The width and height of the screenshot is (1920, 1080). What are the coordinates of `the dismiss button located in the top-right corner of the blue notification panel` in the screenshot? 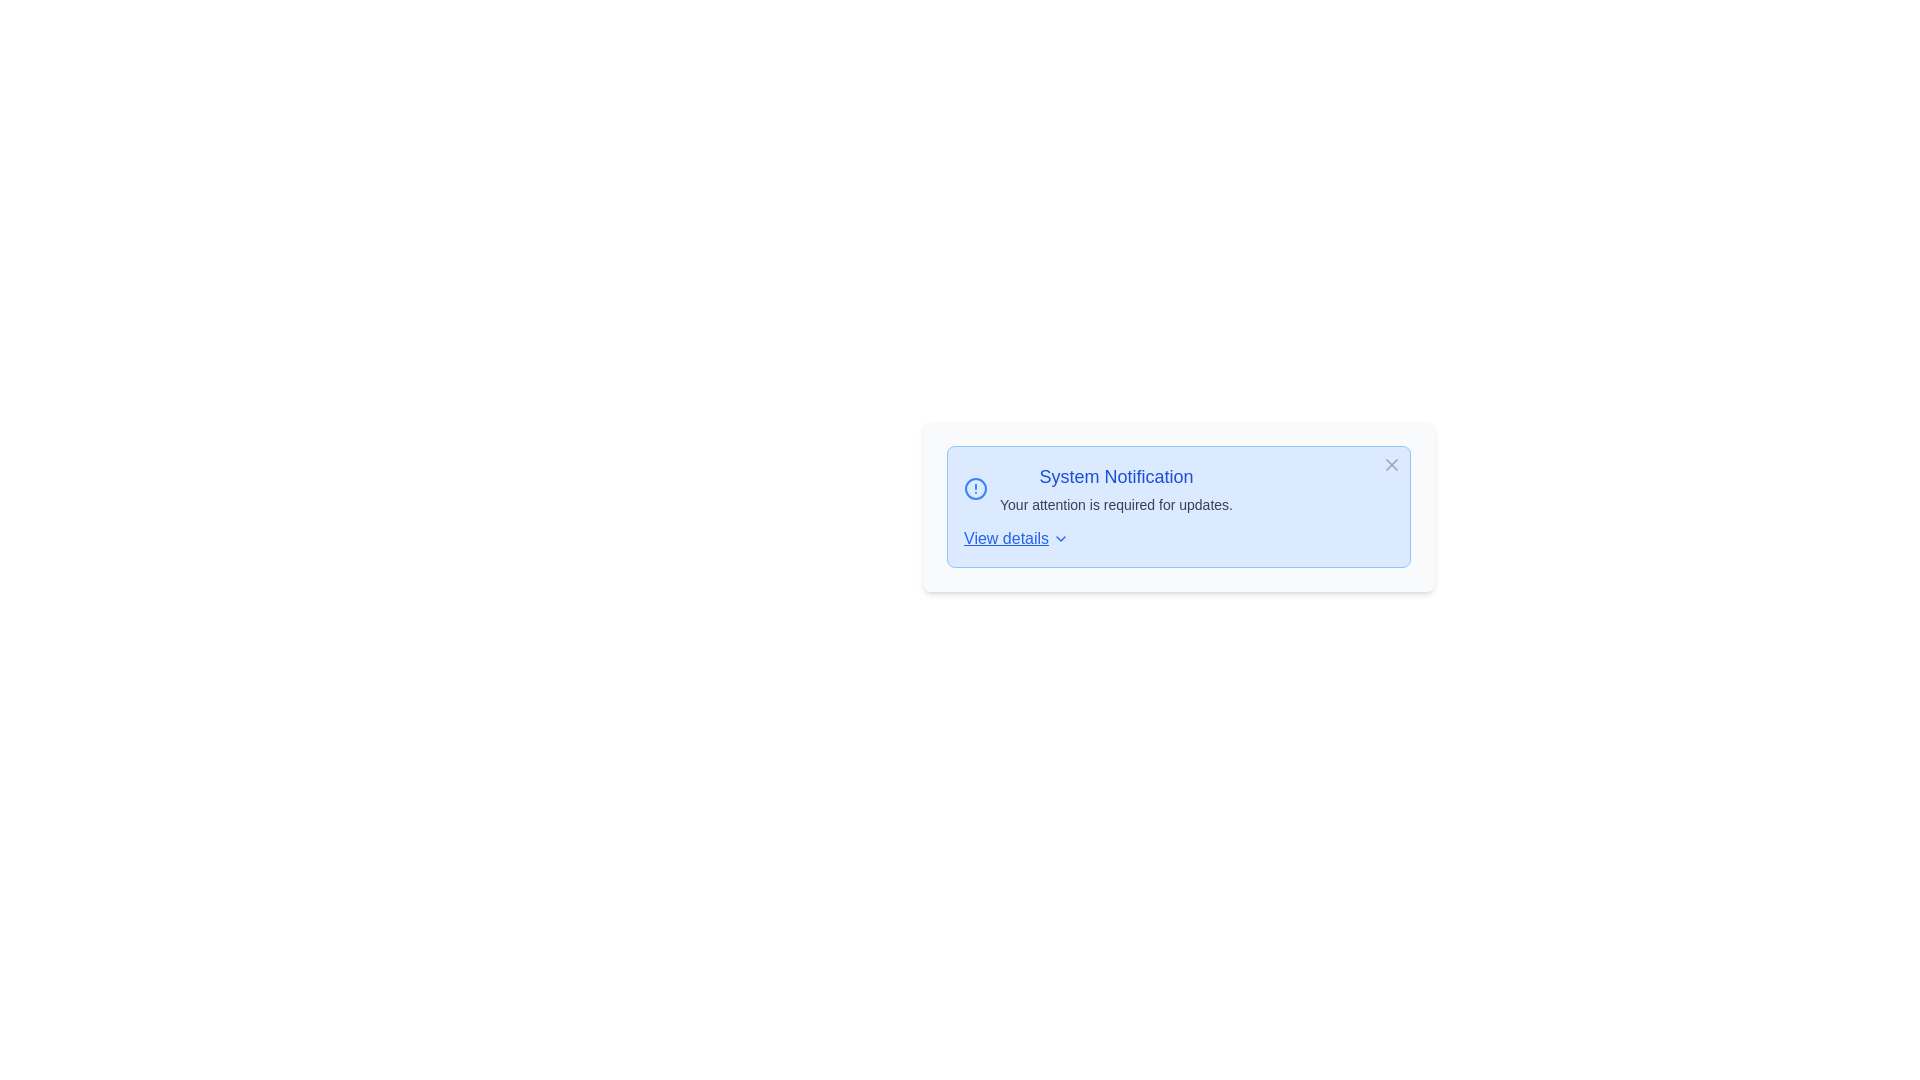 It's located at (1391, 465).